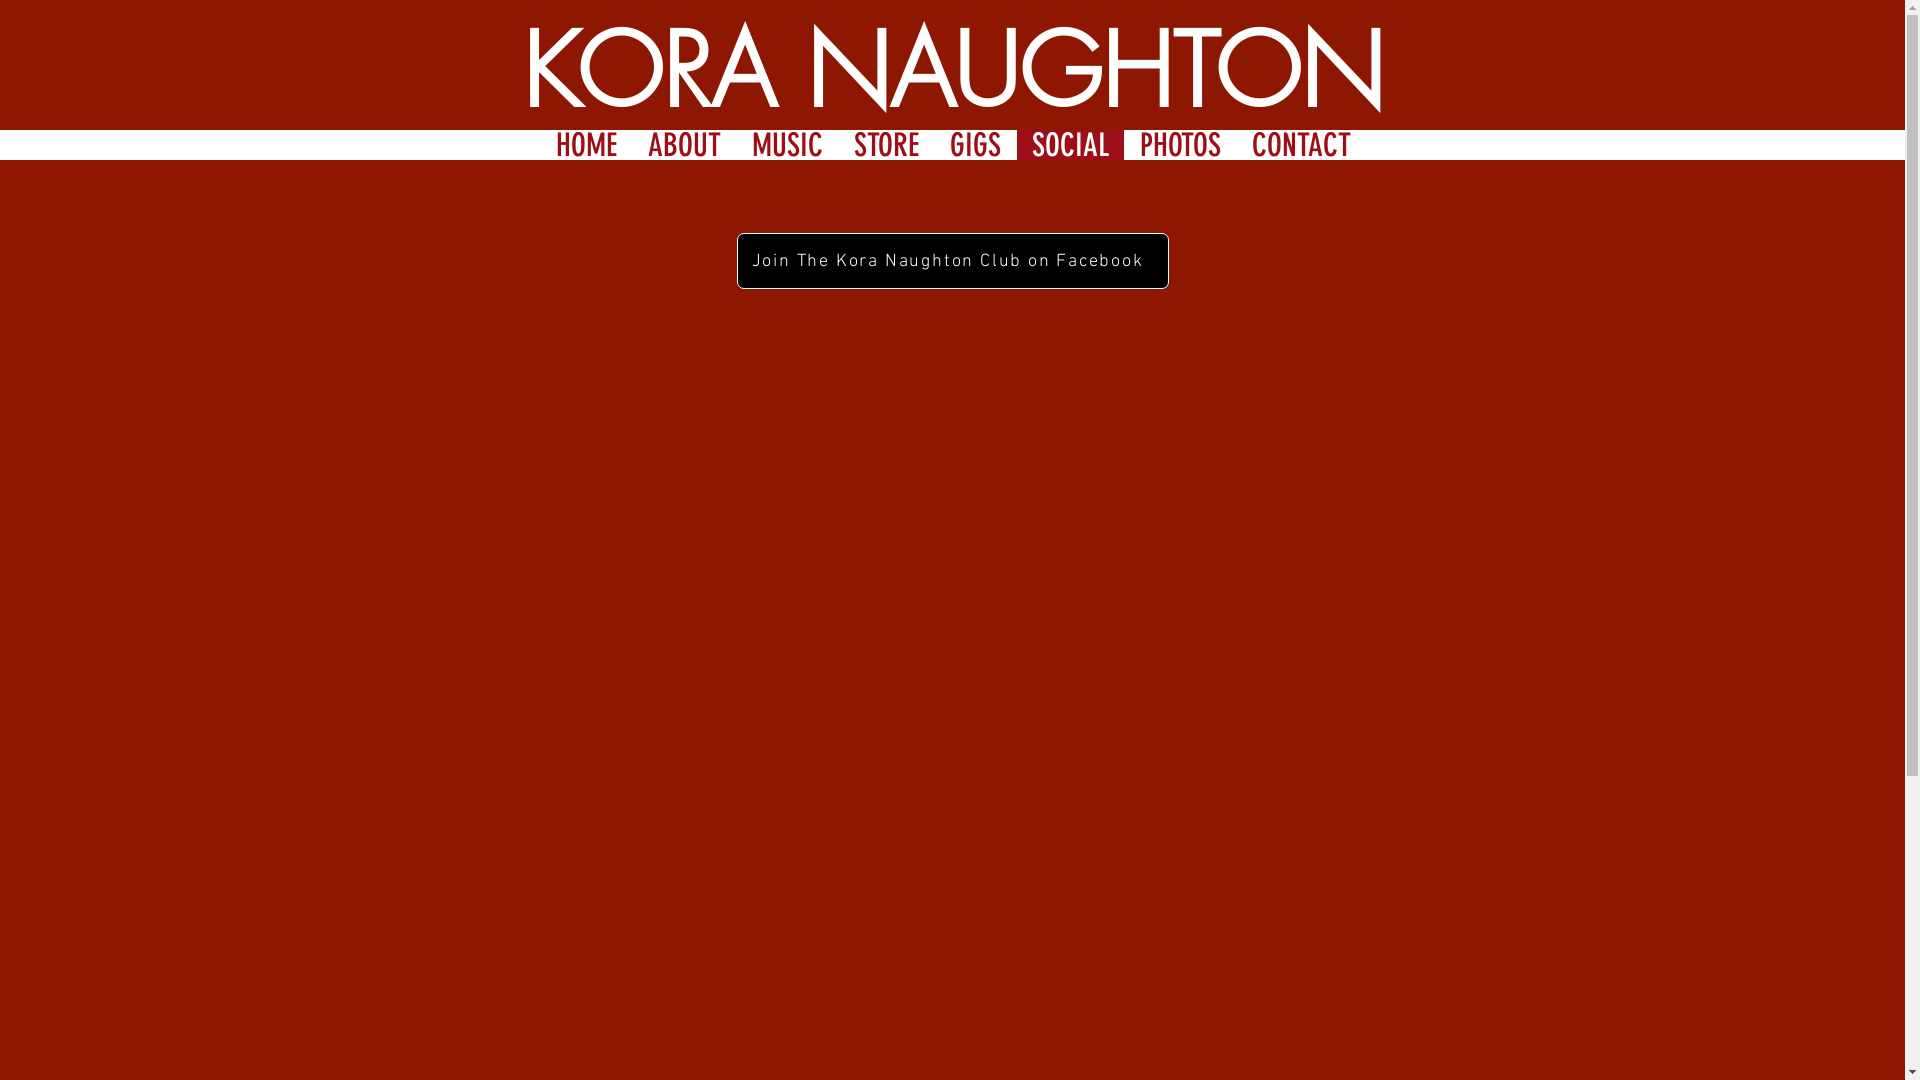 The width and height of the screenshot is (1920, 1080). I want to click on 'ABOUT', so click(684, 144).